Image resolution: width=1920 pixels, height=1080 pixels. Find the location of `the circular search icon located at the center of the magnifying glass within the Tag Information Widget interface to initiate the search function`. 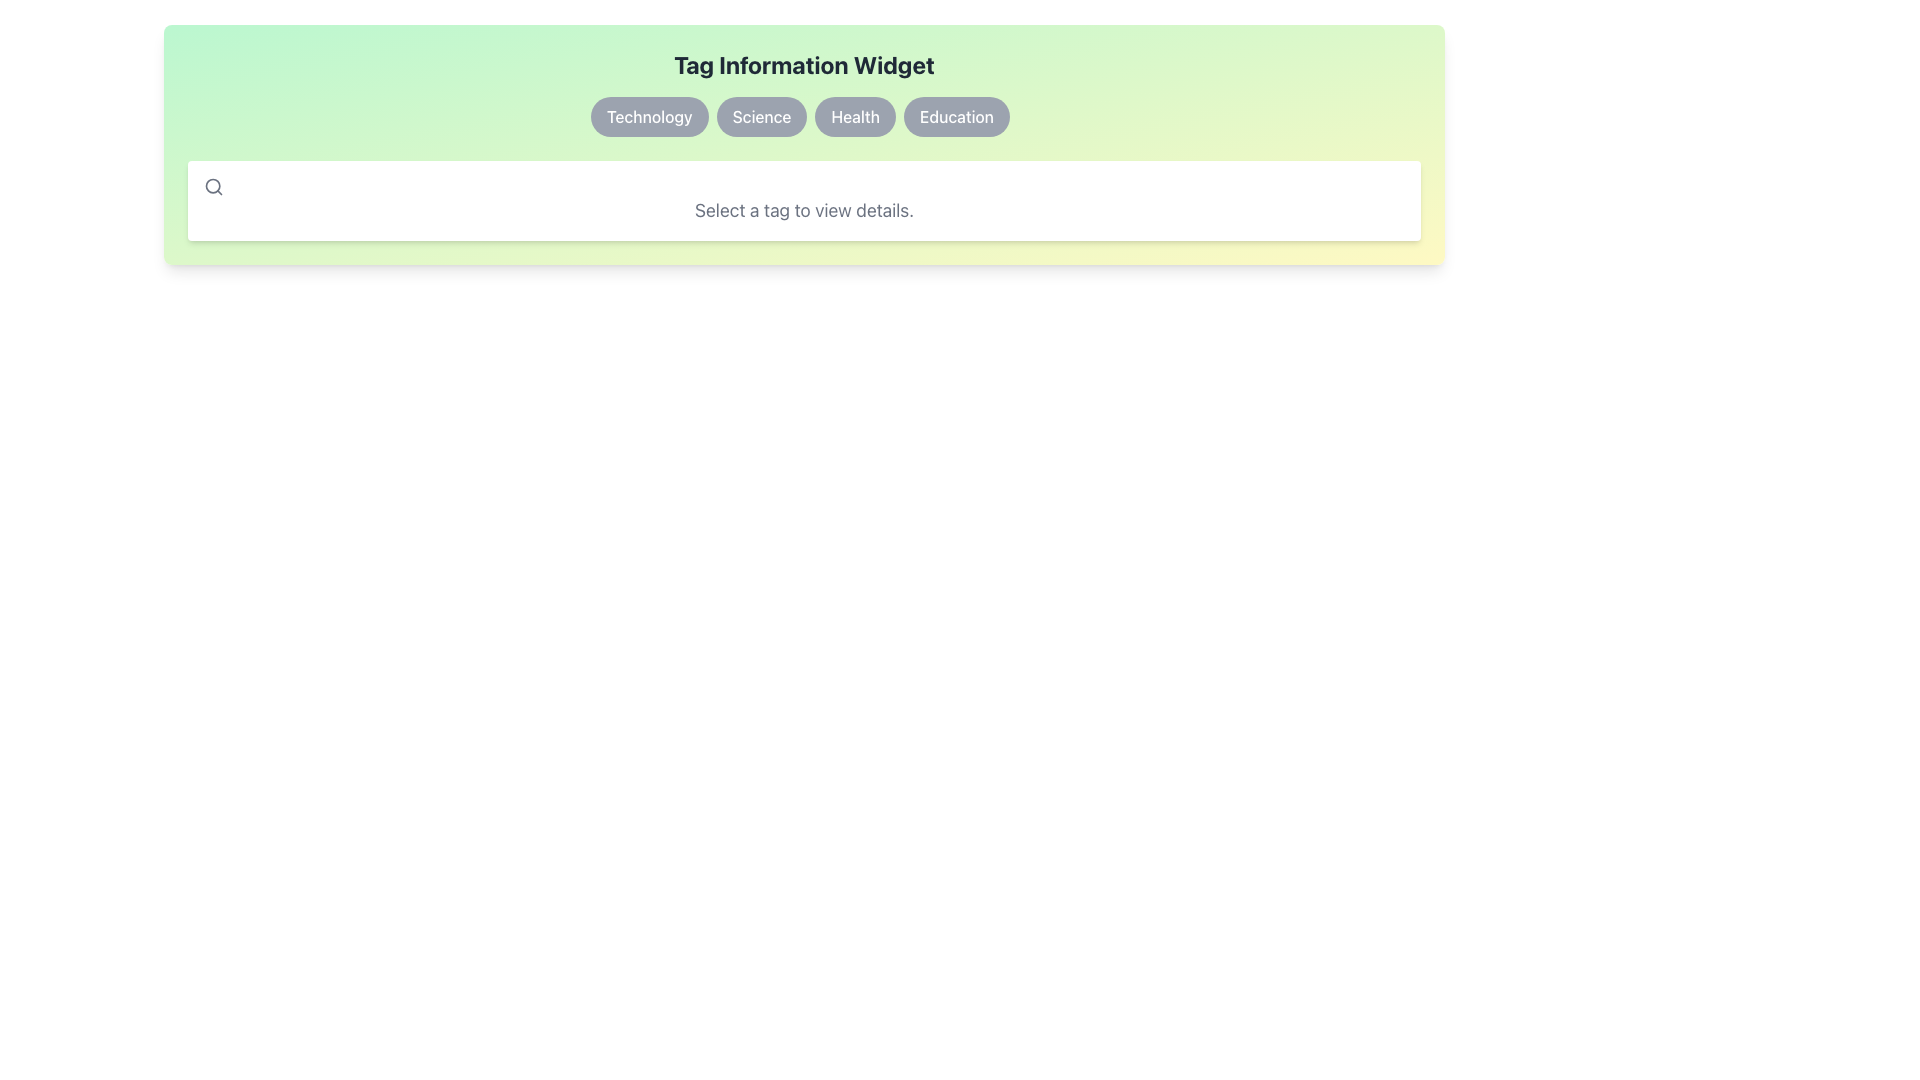

the circular search icon located at the center of the magnifying glass within the Tag Information Widget interface to initiate the search function is located at coordinates (213, 186).